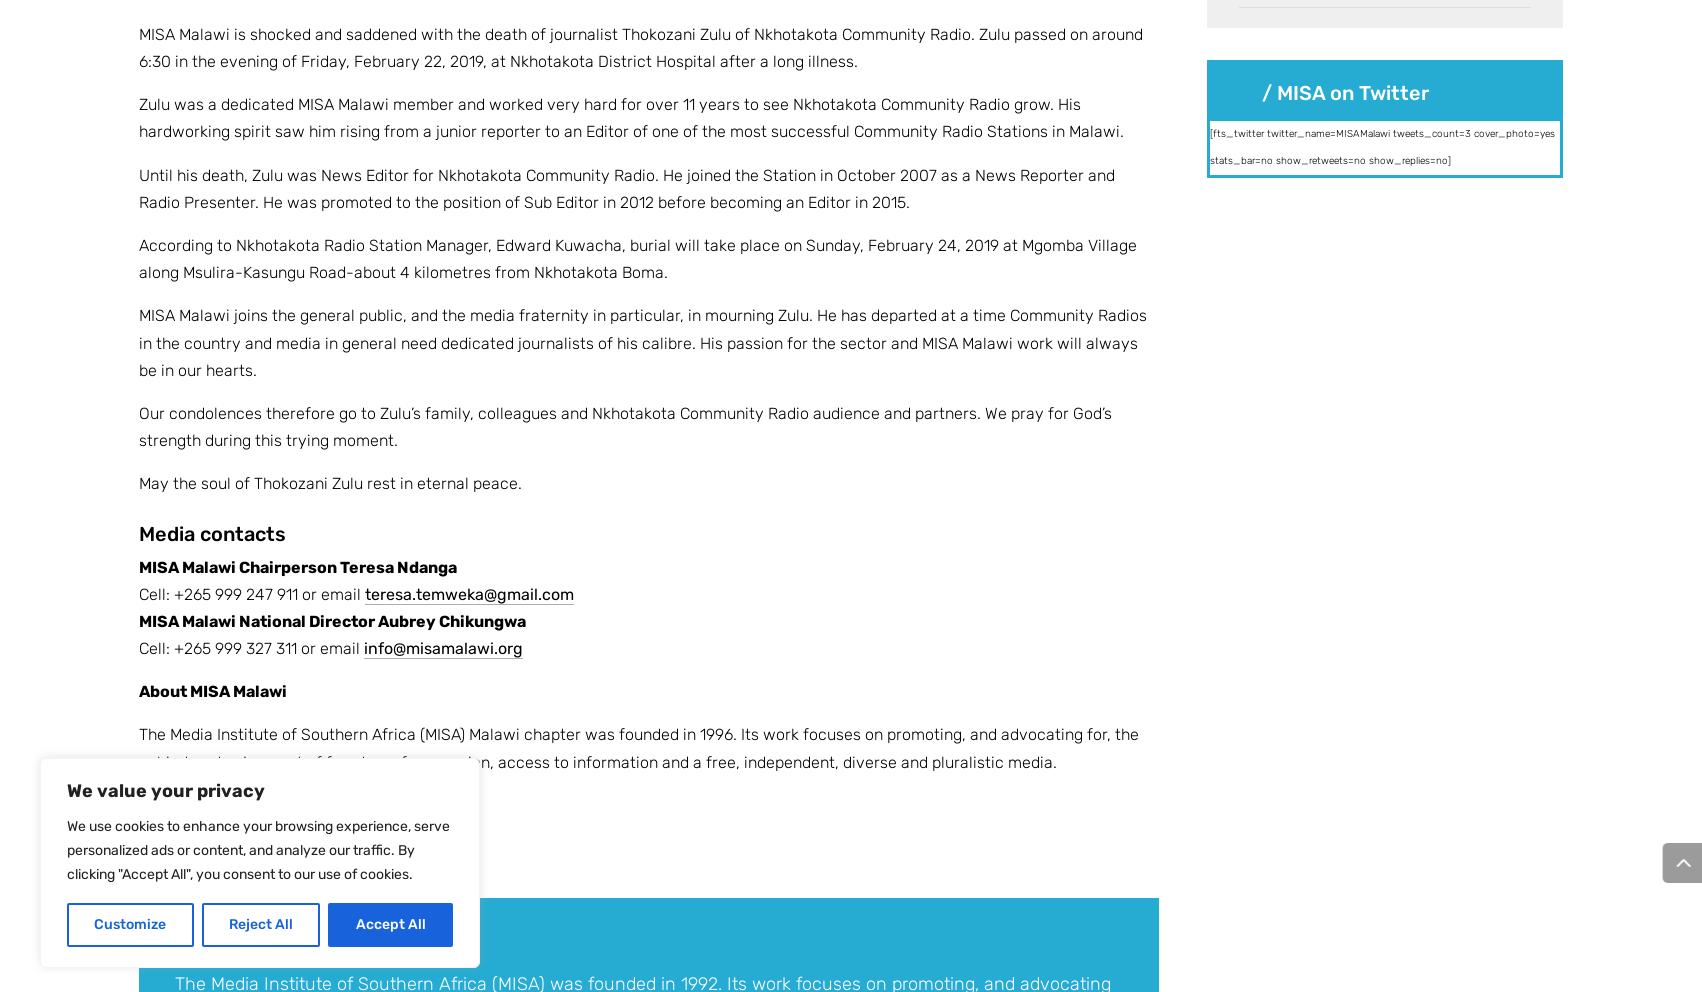 The image size is (1702, 992). I want to click on 'Cell: +265 999 247 911 or email', so click(251, 592).